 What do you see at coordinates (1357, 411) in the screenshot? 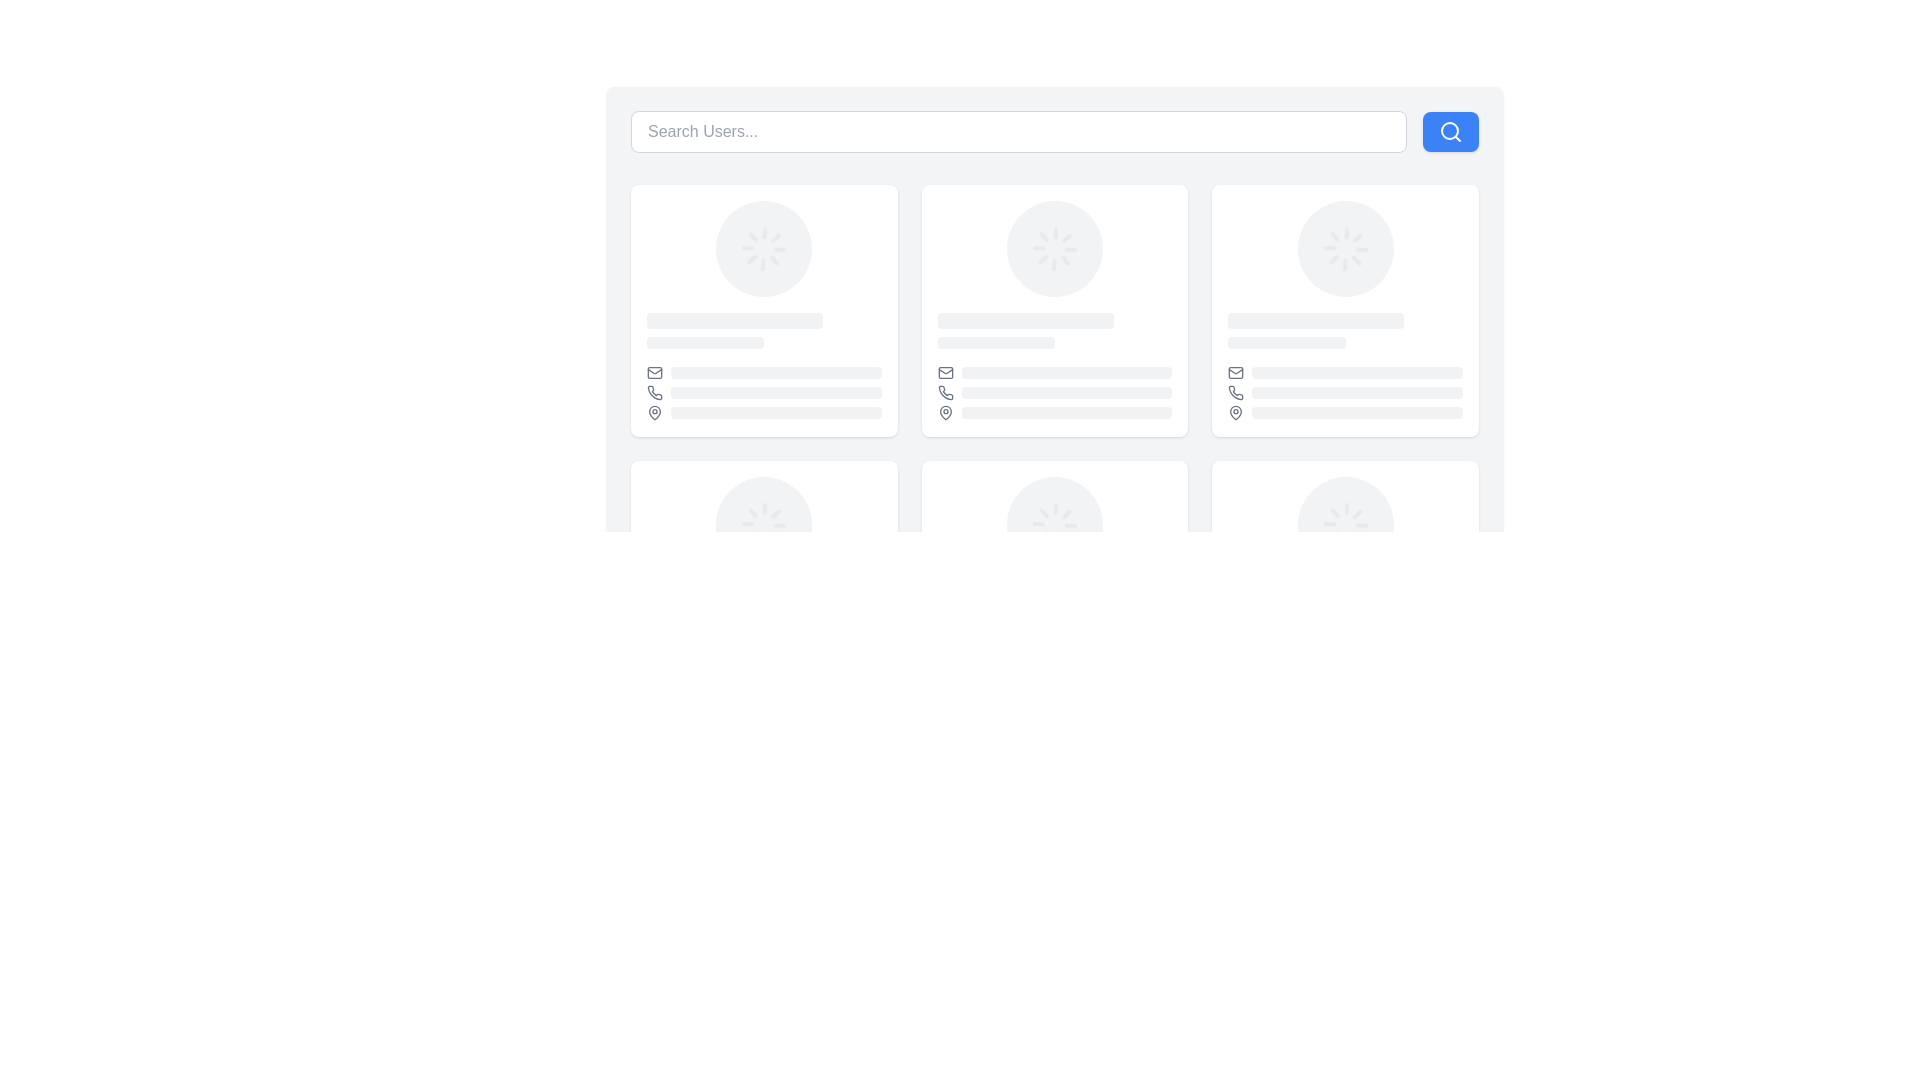
I see `the rectangular placeholder loading bar located in the rightmost user card on the second row, which resembles a progress indicator with a greyish background and rounded corners` at bounding box center [1357, 411].